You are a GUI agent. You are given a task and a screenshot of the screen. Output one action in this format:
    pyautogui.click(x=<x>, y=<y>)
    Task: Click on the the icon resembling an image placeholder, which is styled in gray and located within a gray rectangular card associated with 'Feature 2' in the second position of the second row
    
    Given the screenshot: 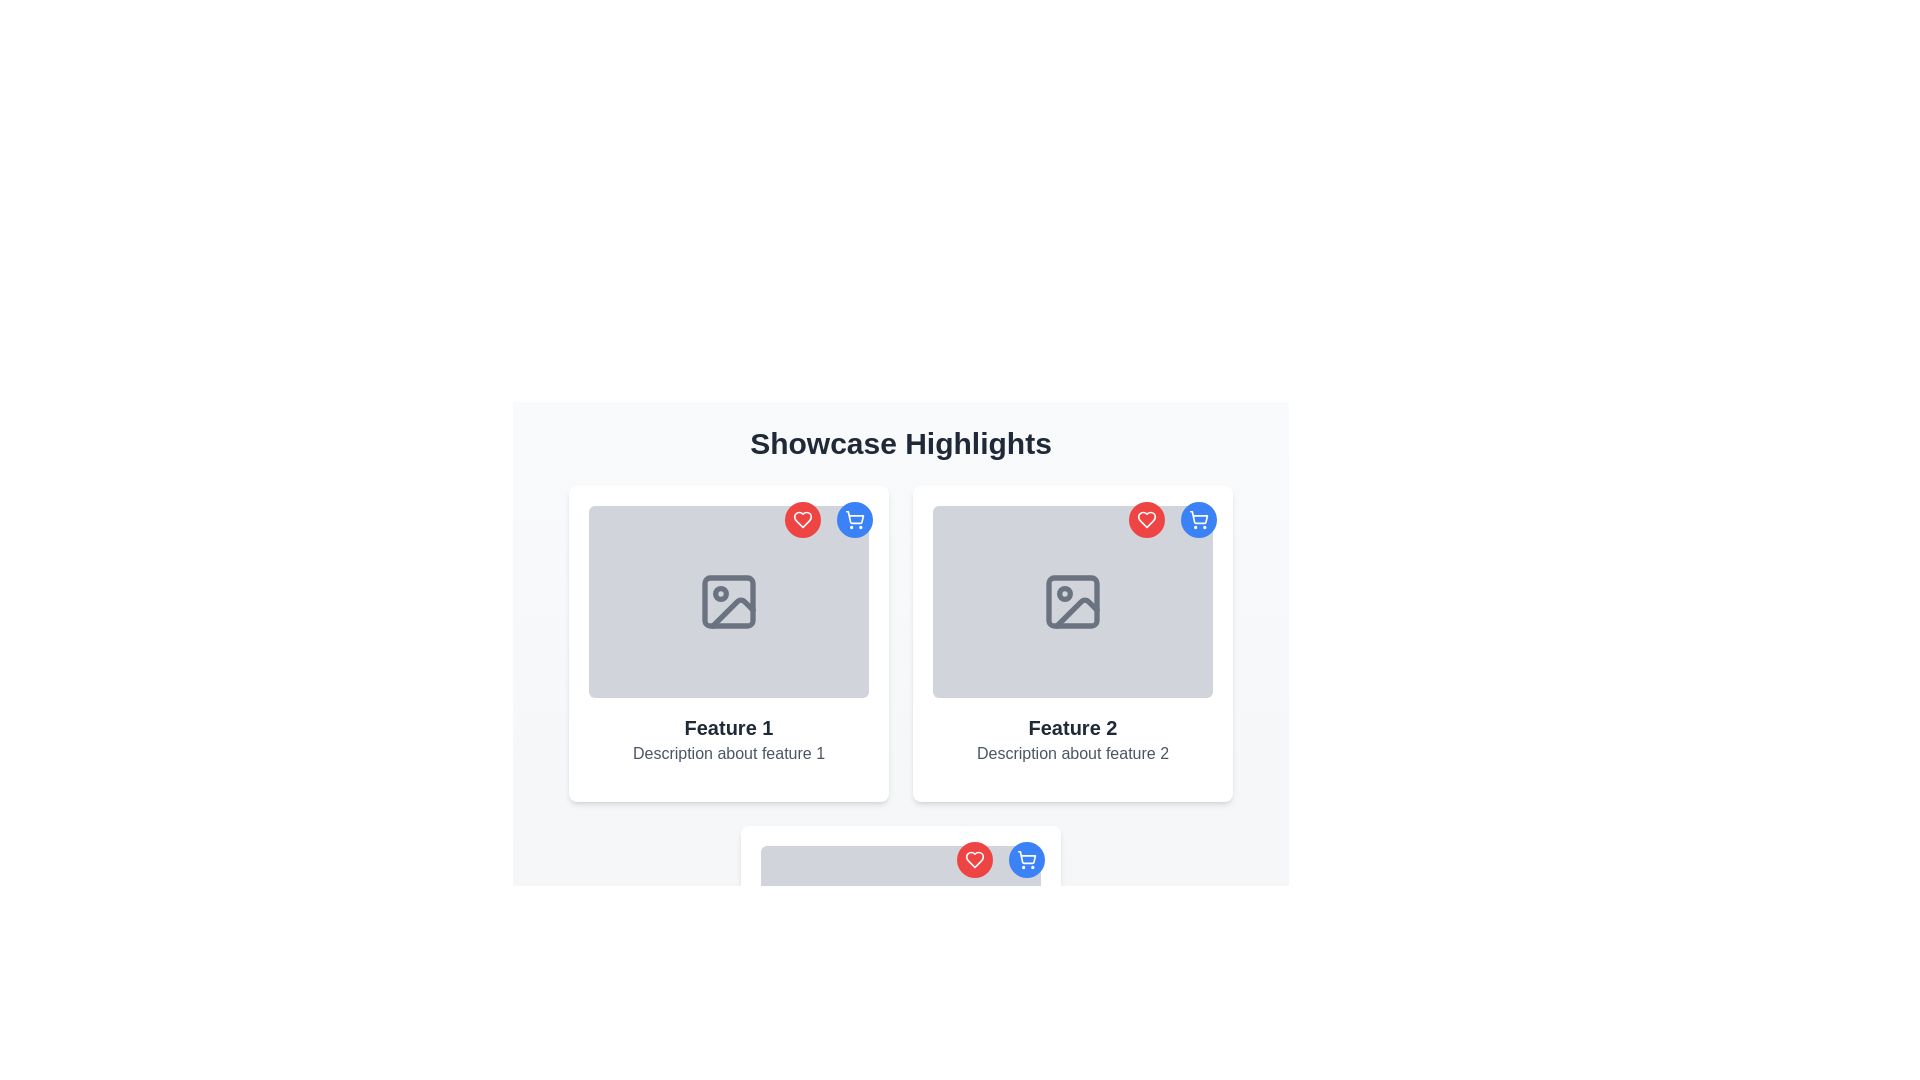 What is the action you would take?
    pyautogui.click(x=1072, y=600)
    